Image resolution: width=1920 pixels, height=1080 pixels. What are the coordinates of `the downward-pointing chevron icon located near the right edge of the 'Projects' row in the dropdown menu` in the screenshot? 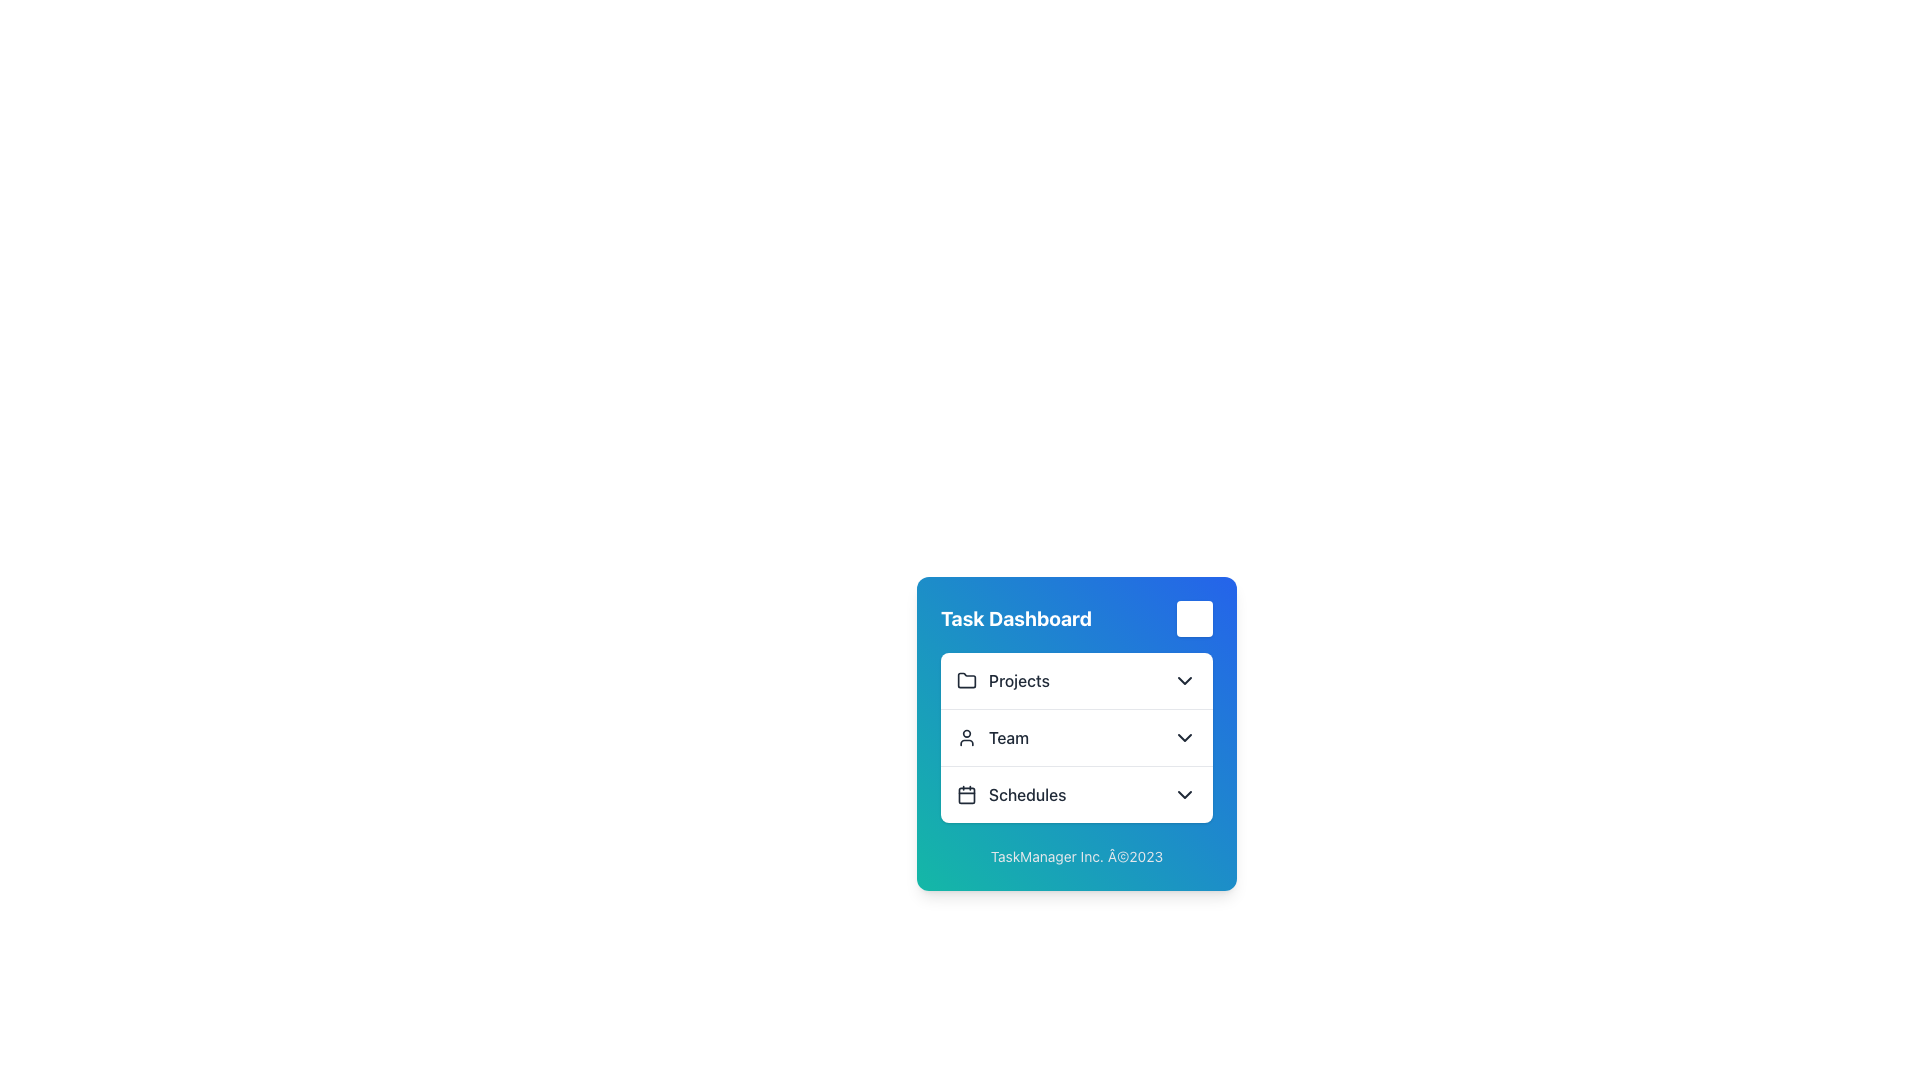 It's located at (1185, 680).